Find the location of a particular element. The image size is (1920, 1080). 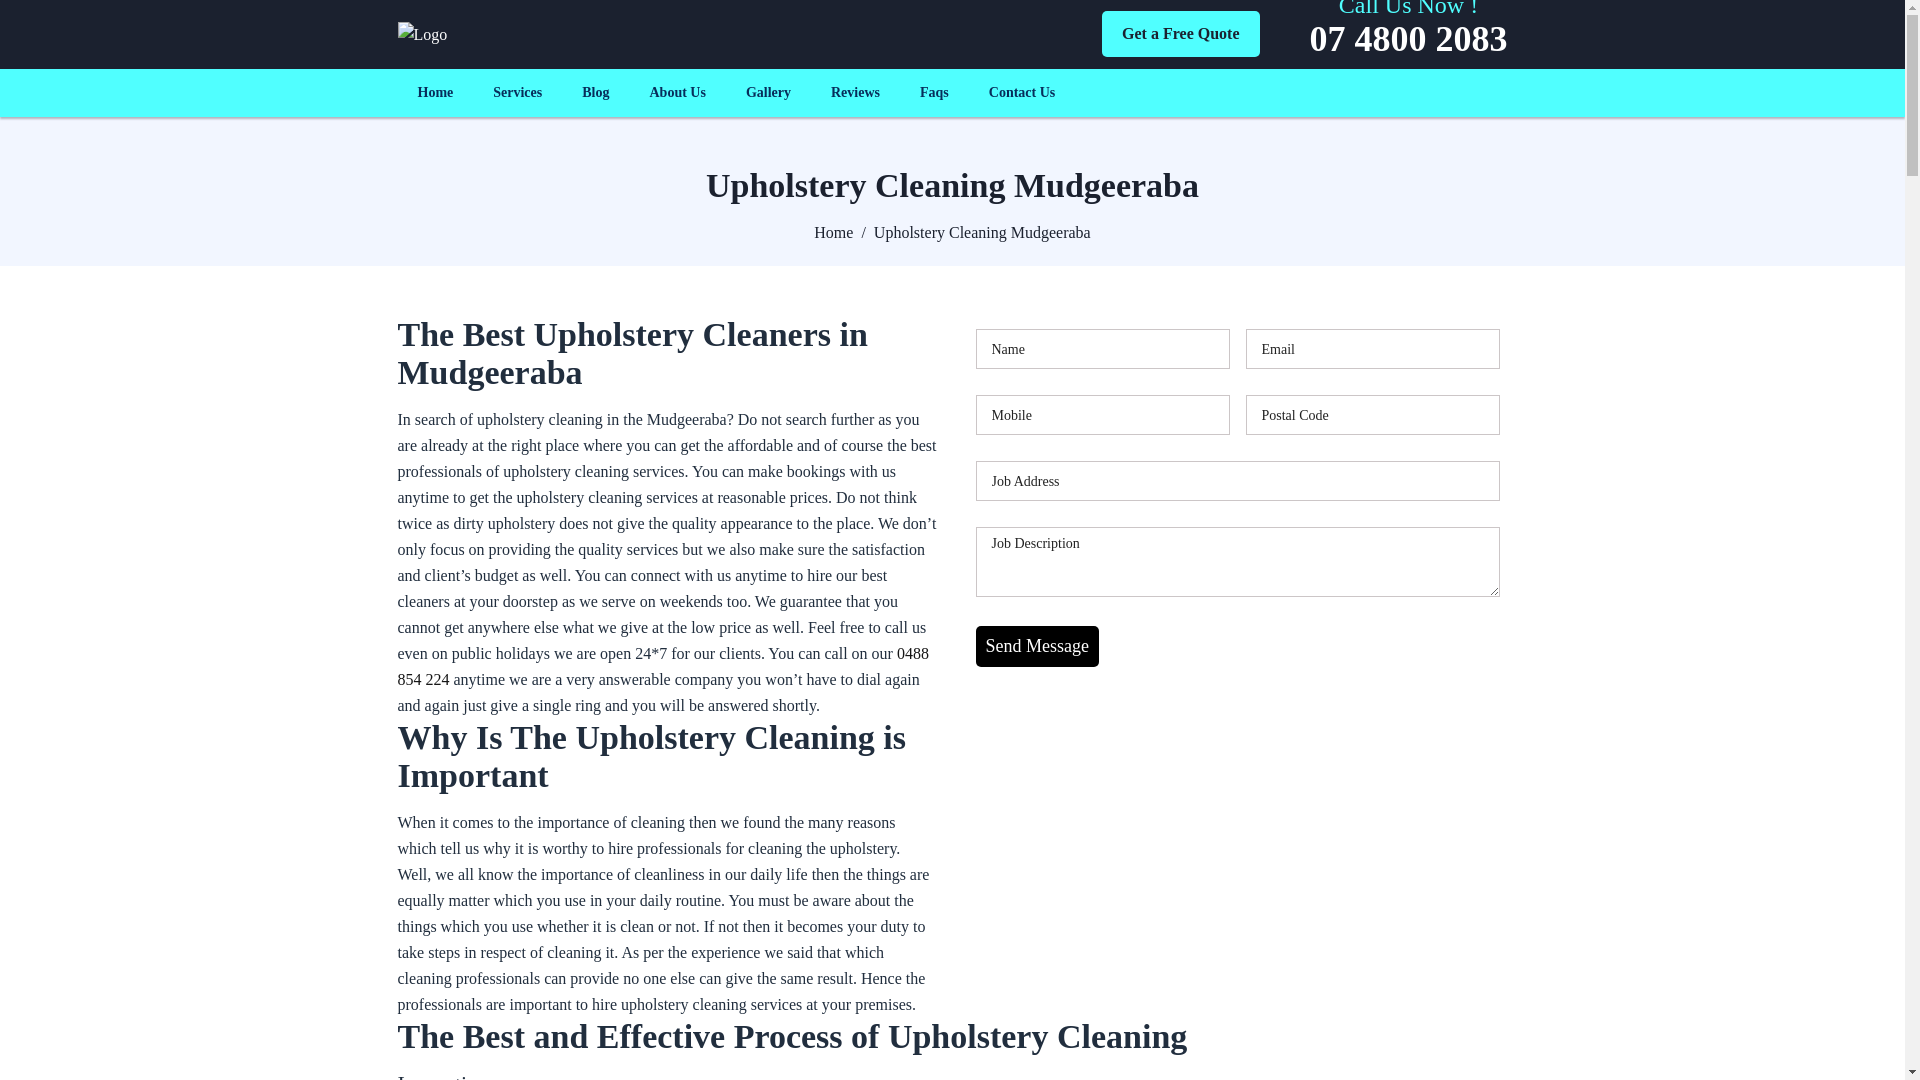

'Faqs' is located at coordinates (933, 92).